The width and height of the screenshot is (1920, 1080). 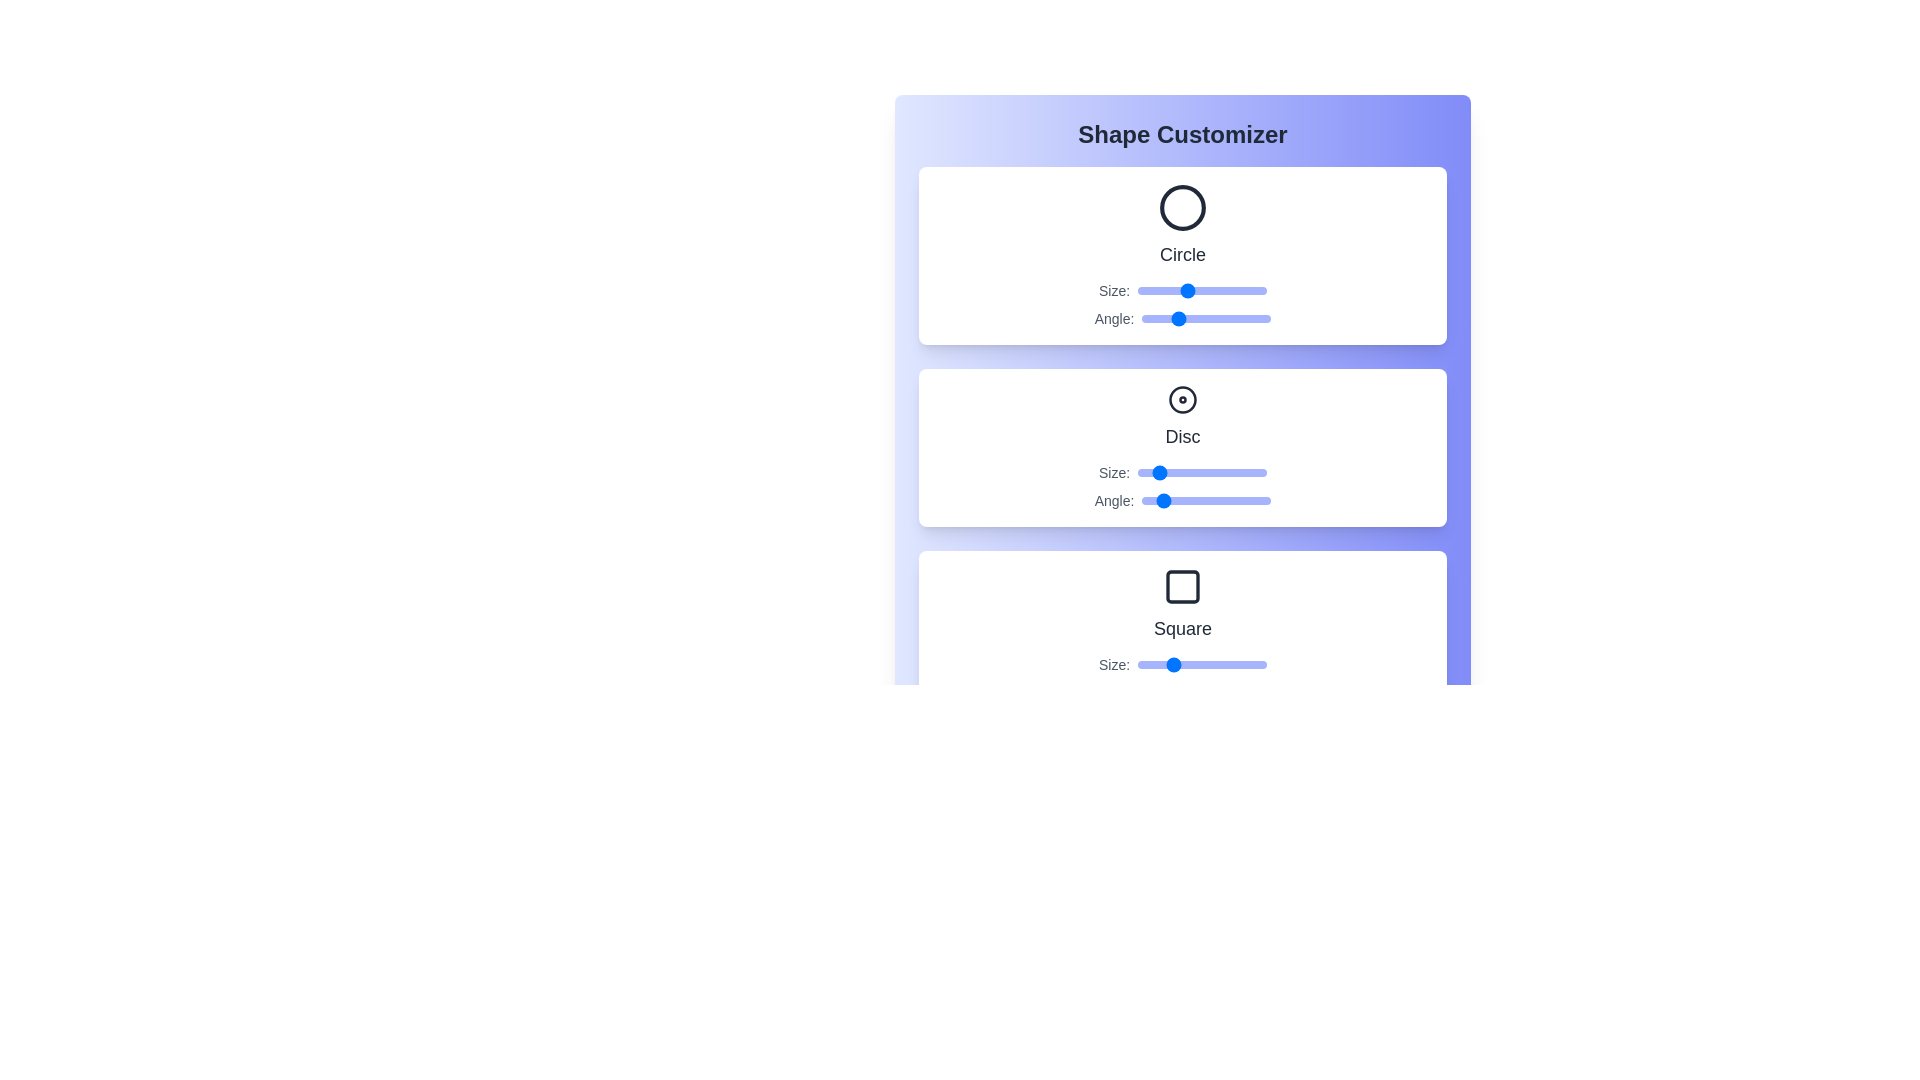 I want to click on the Circle size slider to 74, so click(x=1224, y=290).